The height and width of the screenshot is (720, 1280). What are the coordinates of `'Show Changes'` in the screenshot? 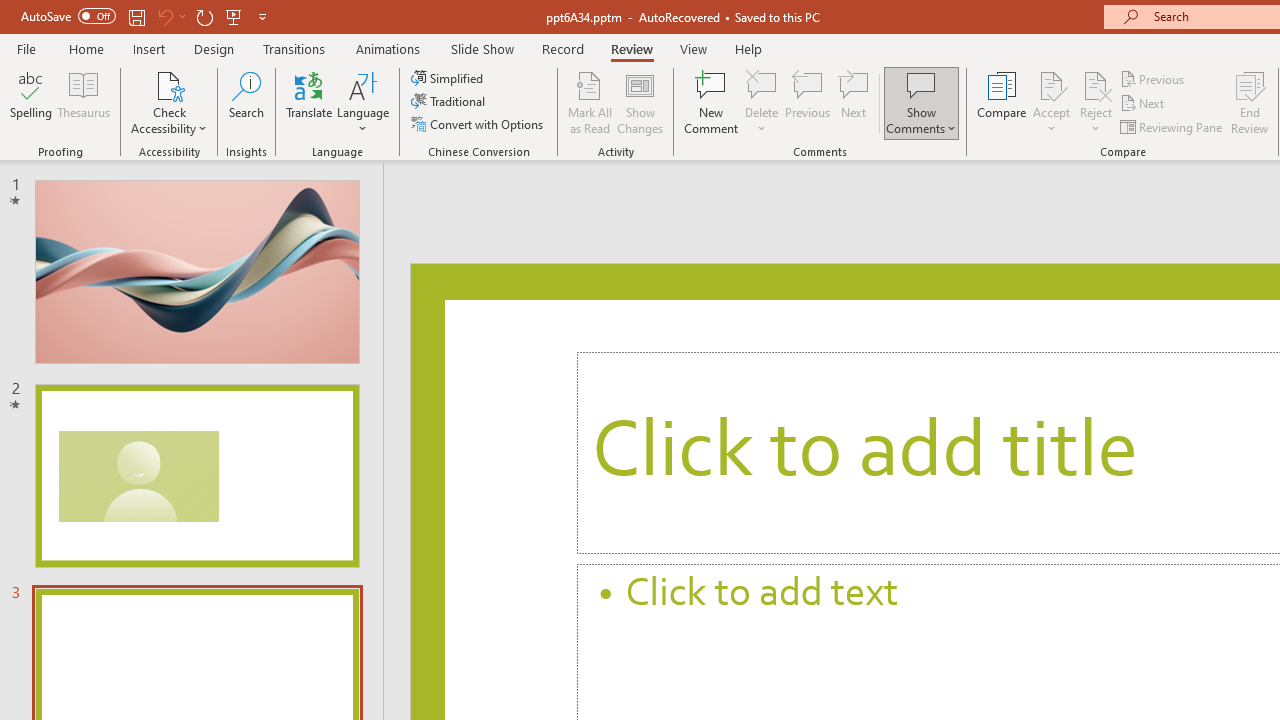 It's located at (640, 103).